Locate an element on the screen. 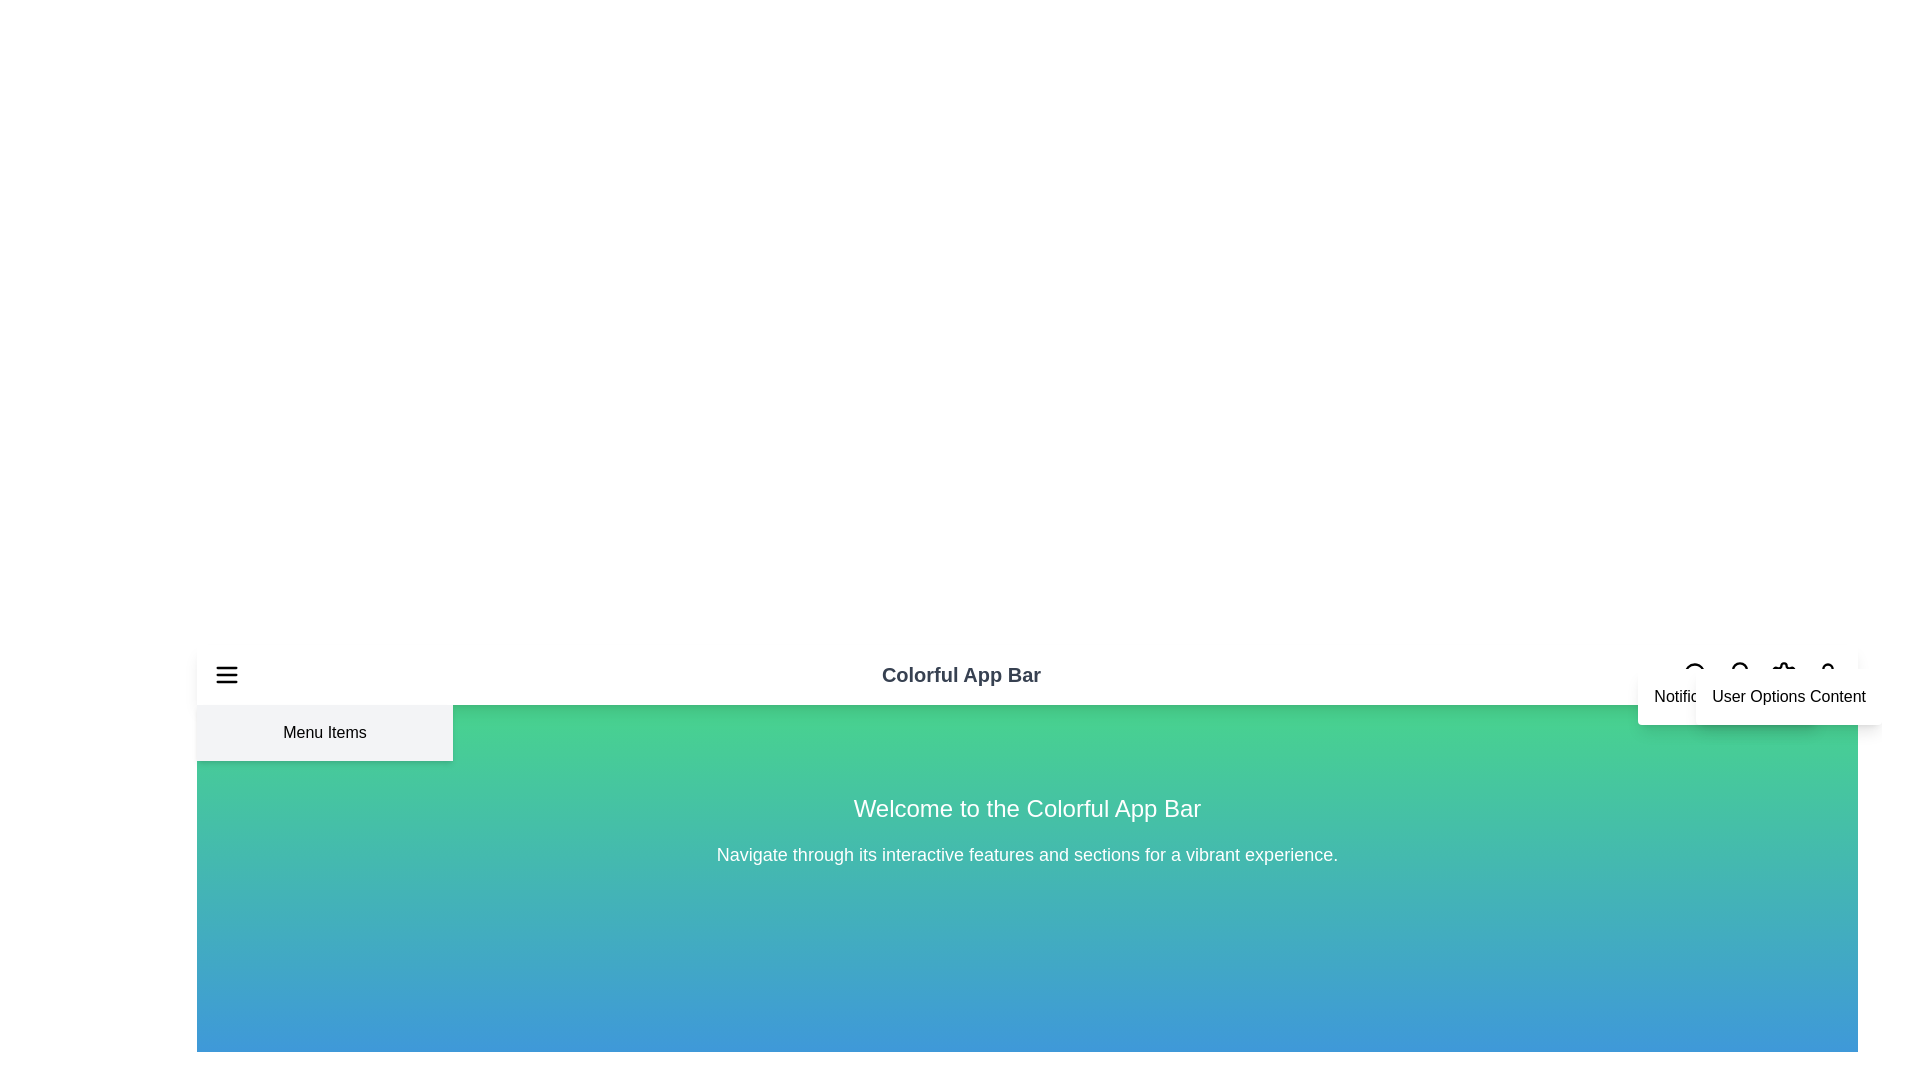  the menu icon to toggle the menu visibility is located at coordinates (226, 675).